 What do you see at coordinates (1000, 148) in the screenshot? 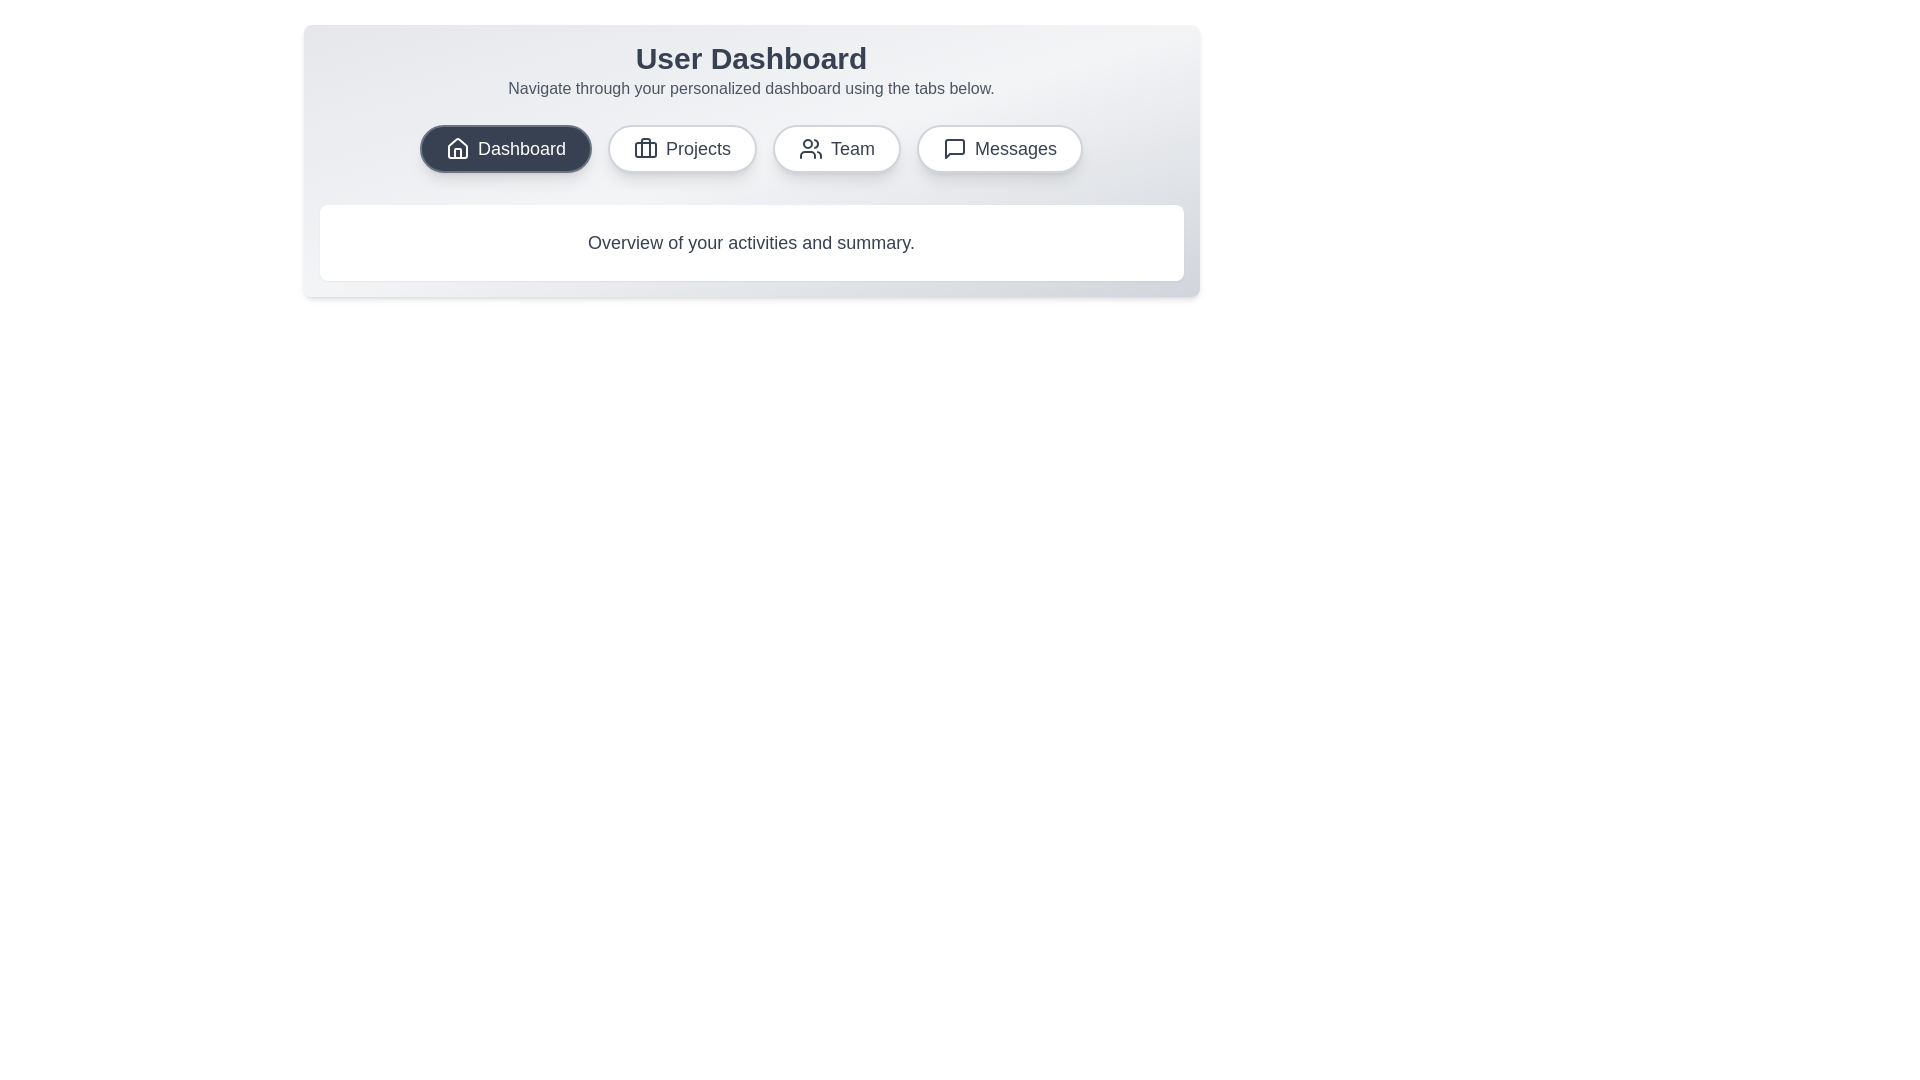
I see `the tab labeled Messages to observe the visual effect` at bounding box center [1000, 148].